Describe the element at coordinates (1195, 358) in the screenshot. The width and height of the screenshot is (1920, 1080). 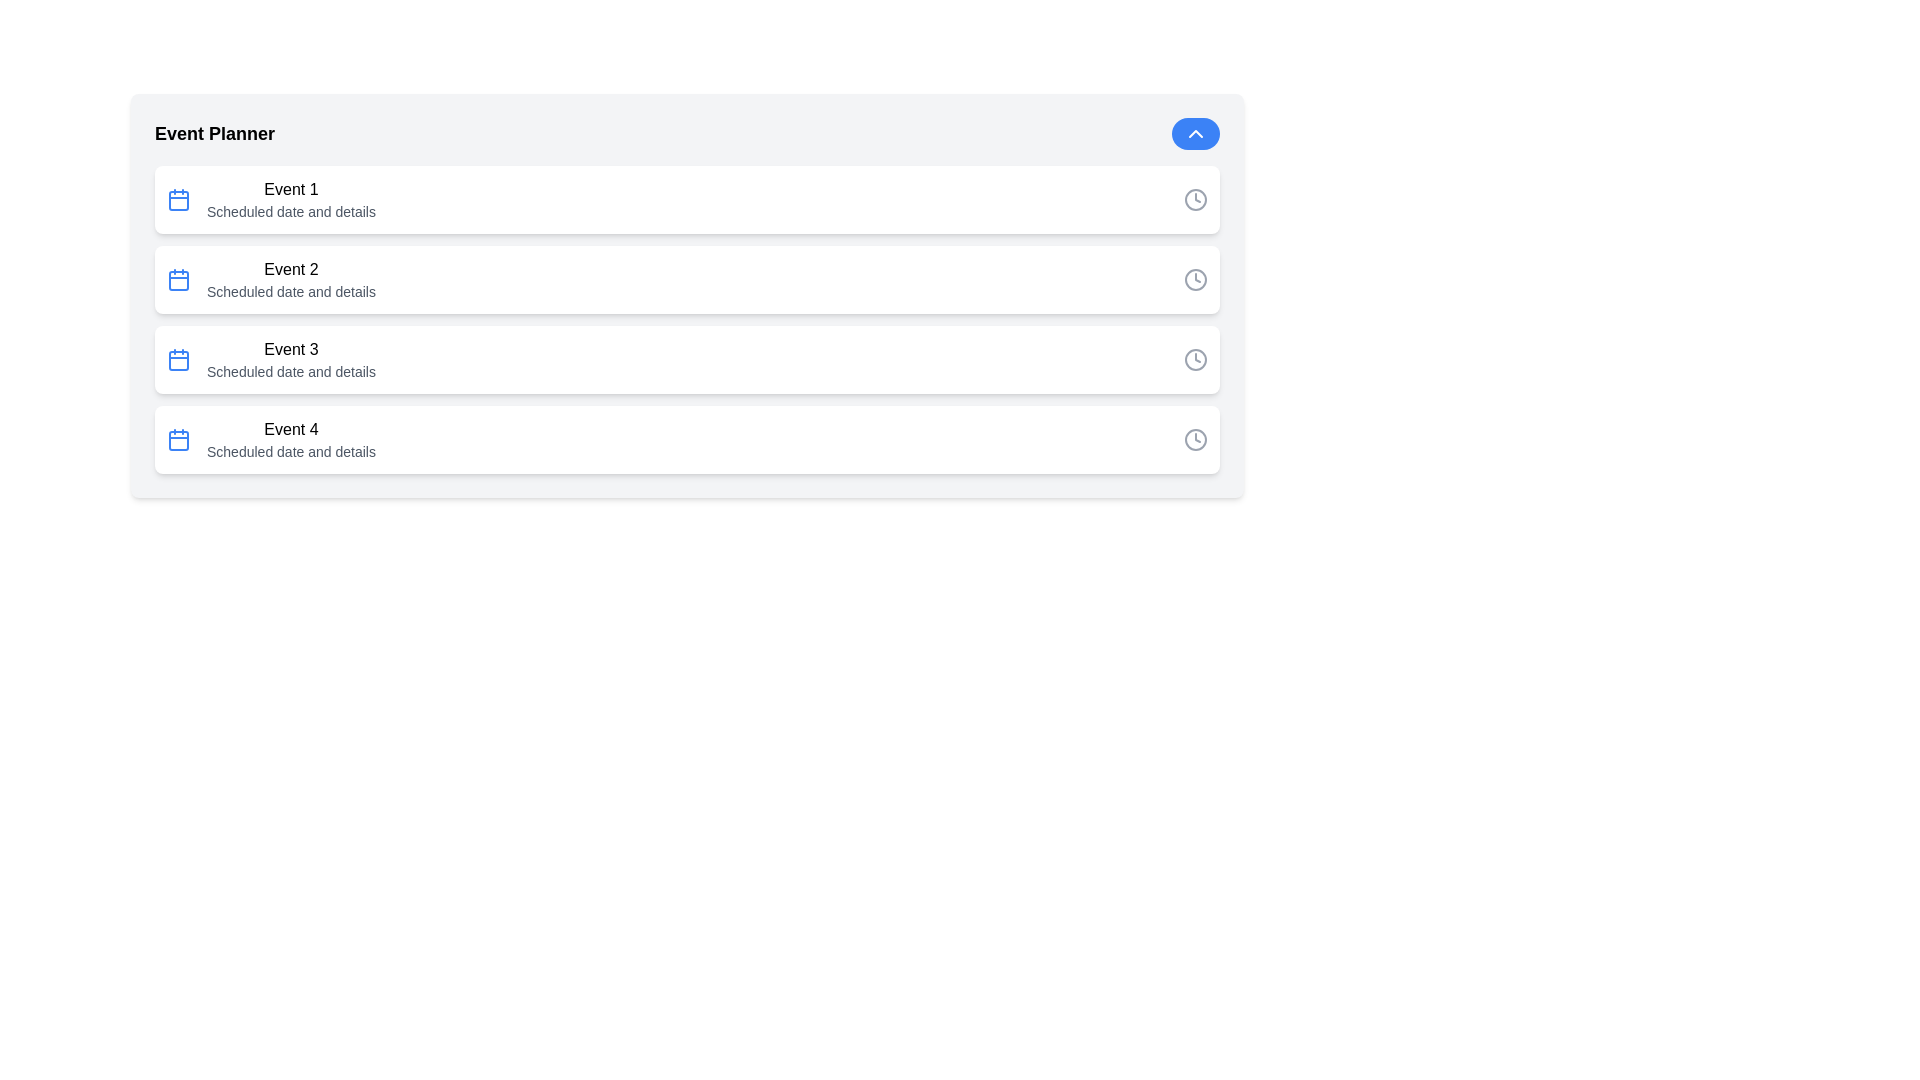
I see `the circular component that resembles the outer border of a clock face, located in the right-hand side of the third event card in the event list` at that location.